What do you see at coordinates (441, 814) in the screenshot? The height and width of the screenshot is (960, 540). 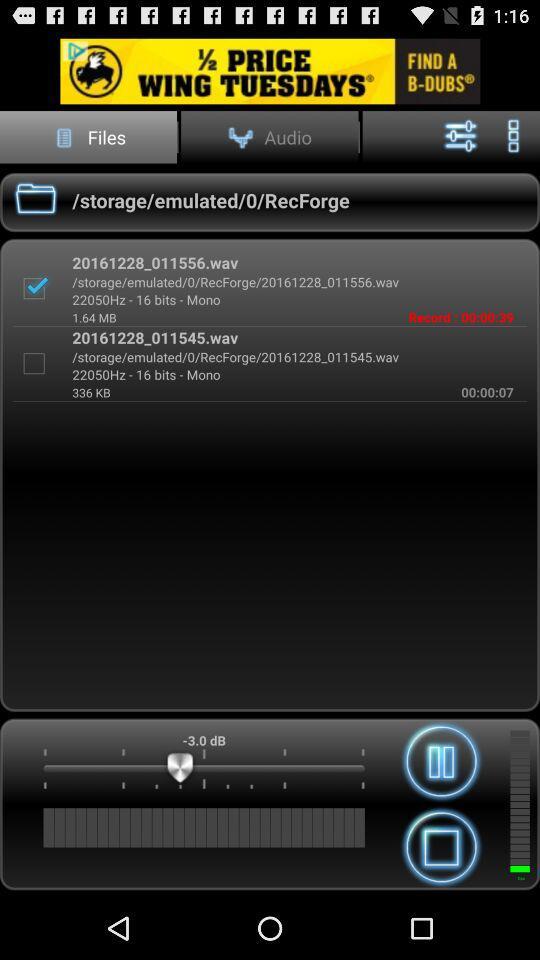 I see `the pause icon` at bounding box center [441, 814].